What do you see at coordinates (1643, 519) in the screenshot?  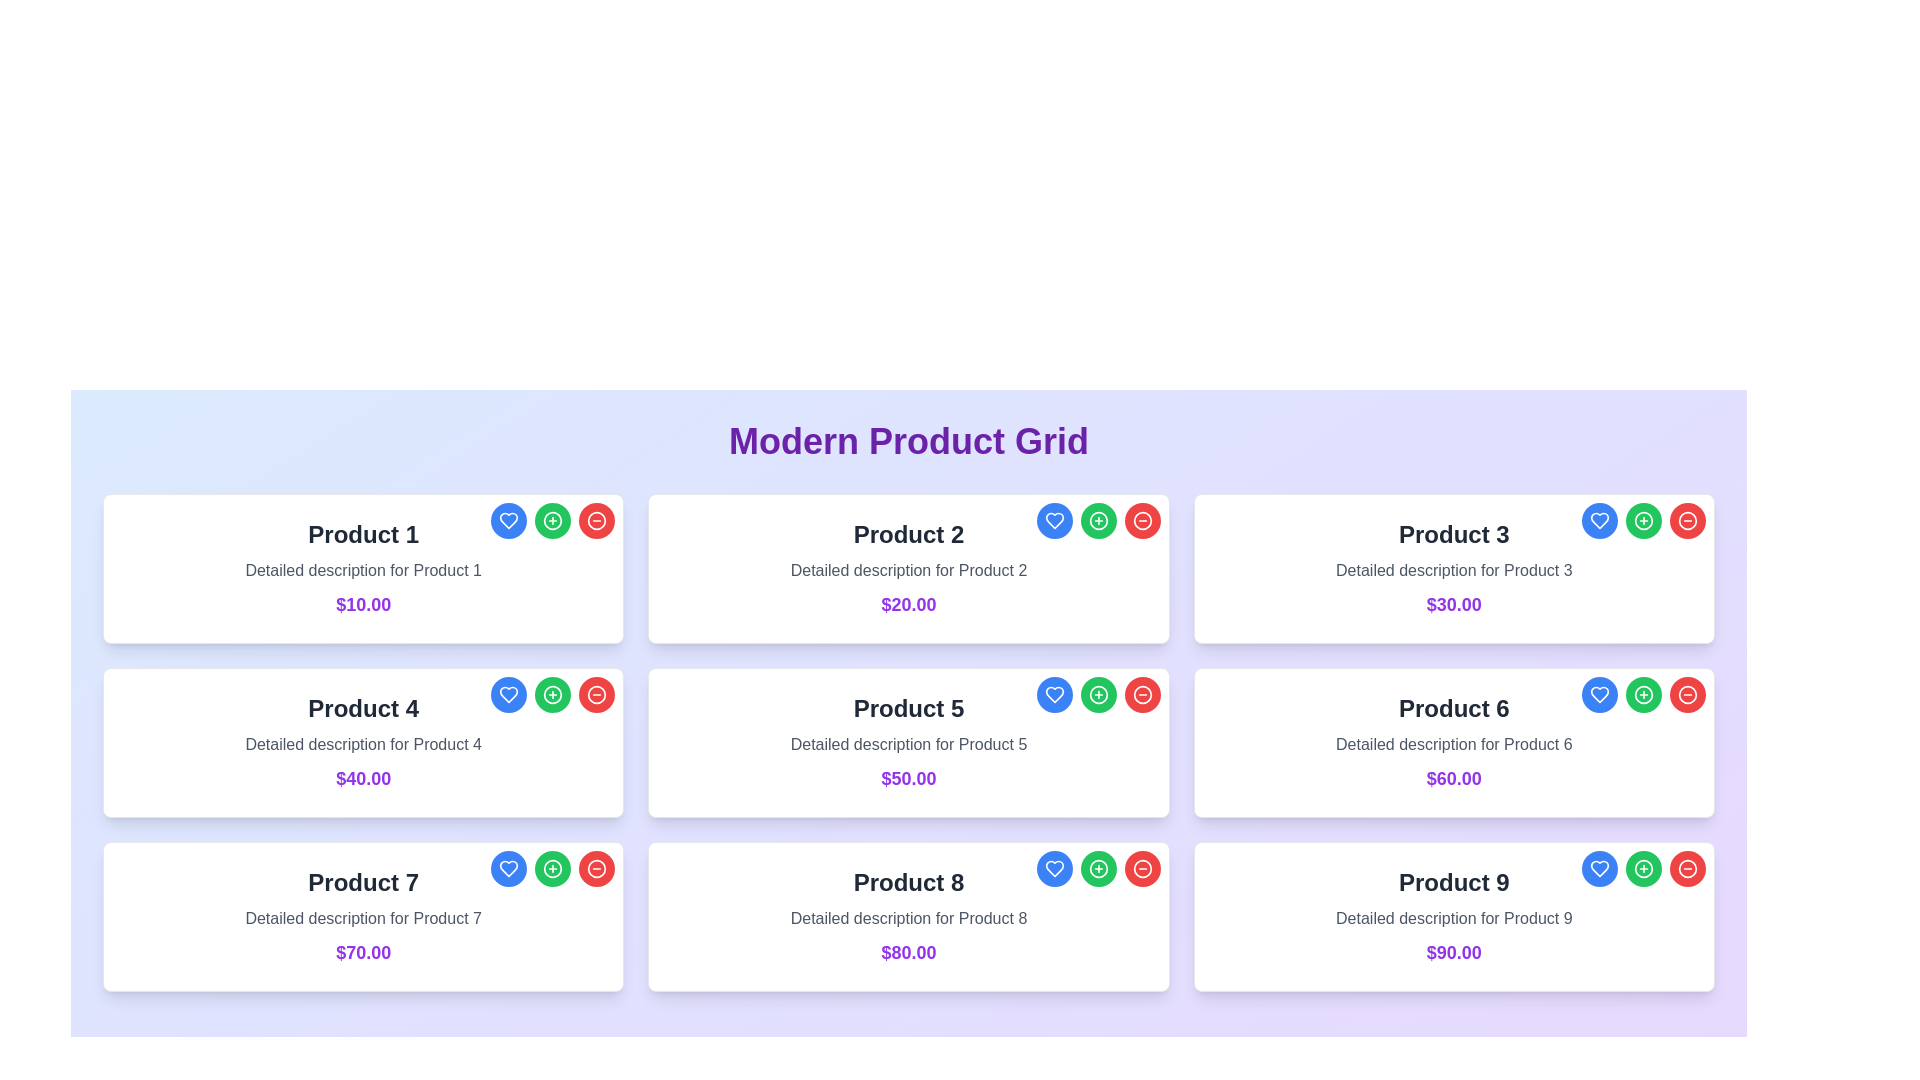 I see `the circular green button with a white border and a plus sign` at bounding box center [1643, 519].